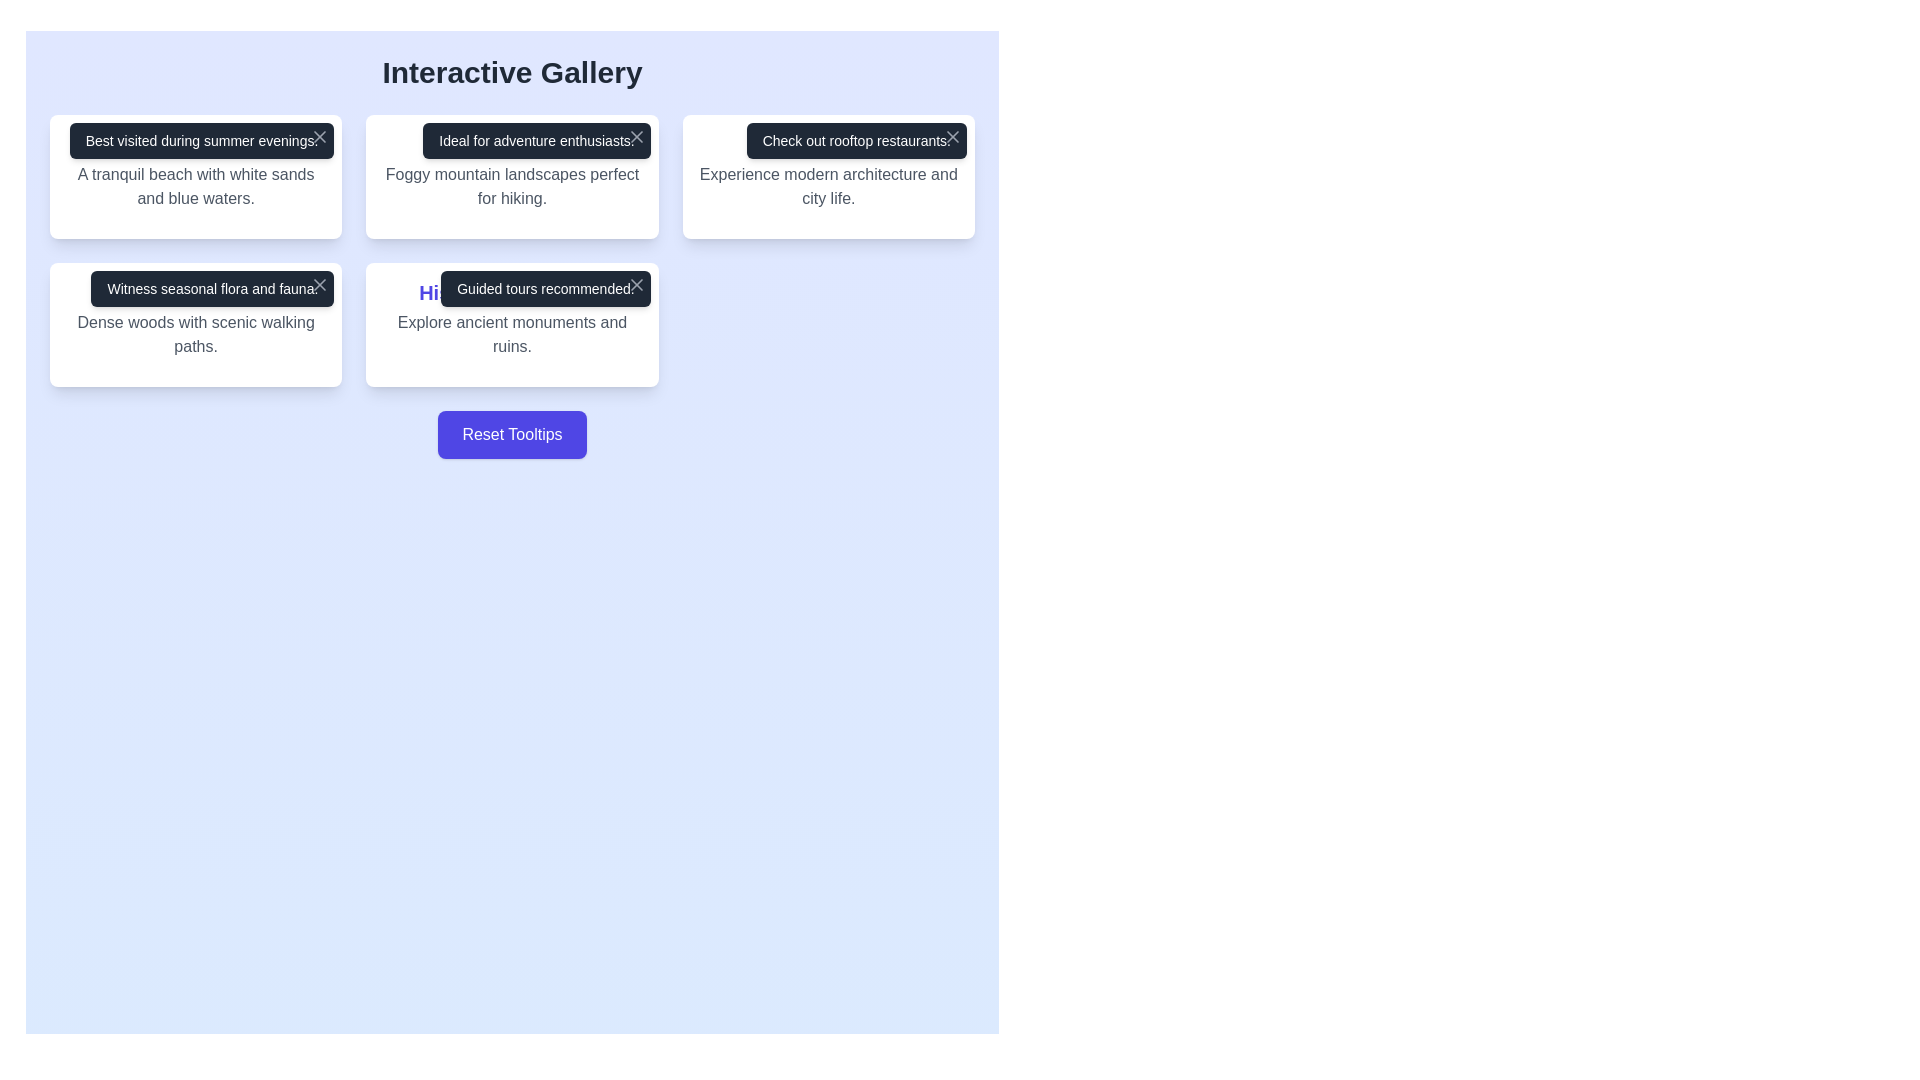 This screenshot has height=1080, width=1920. Describe the element at coordinates (320, 136) in the screenshot. I see `the small cross-shaped icon located at the top right corner of the card labeled 'Best visited during summer evenings'` at that location.